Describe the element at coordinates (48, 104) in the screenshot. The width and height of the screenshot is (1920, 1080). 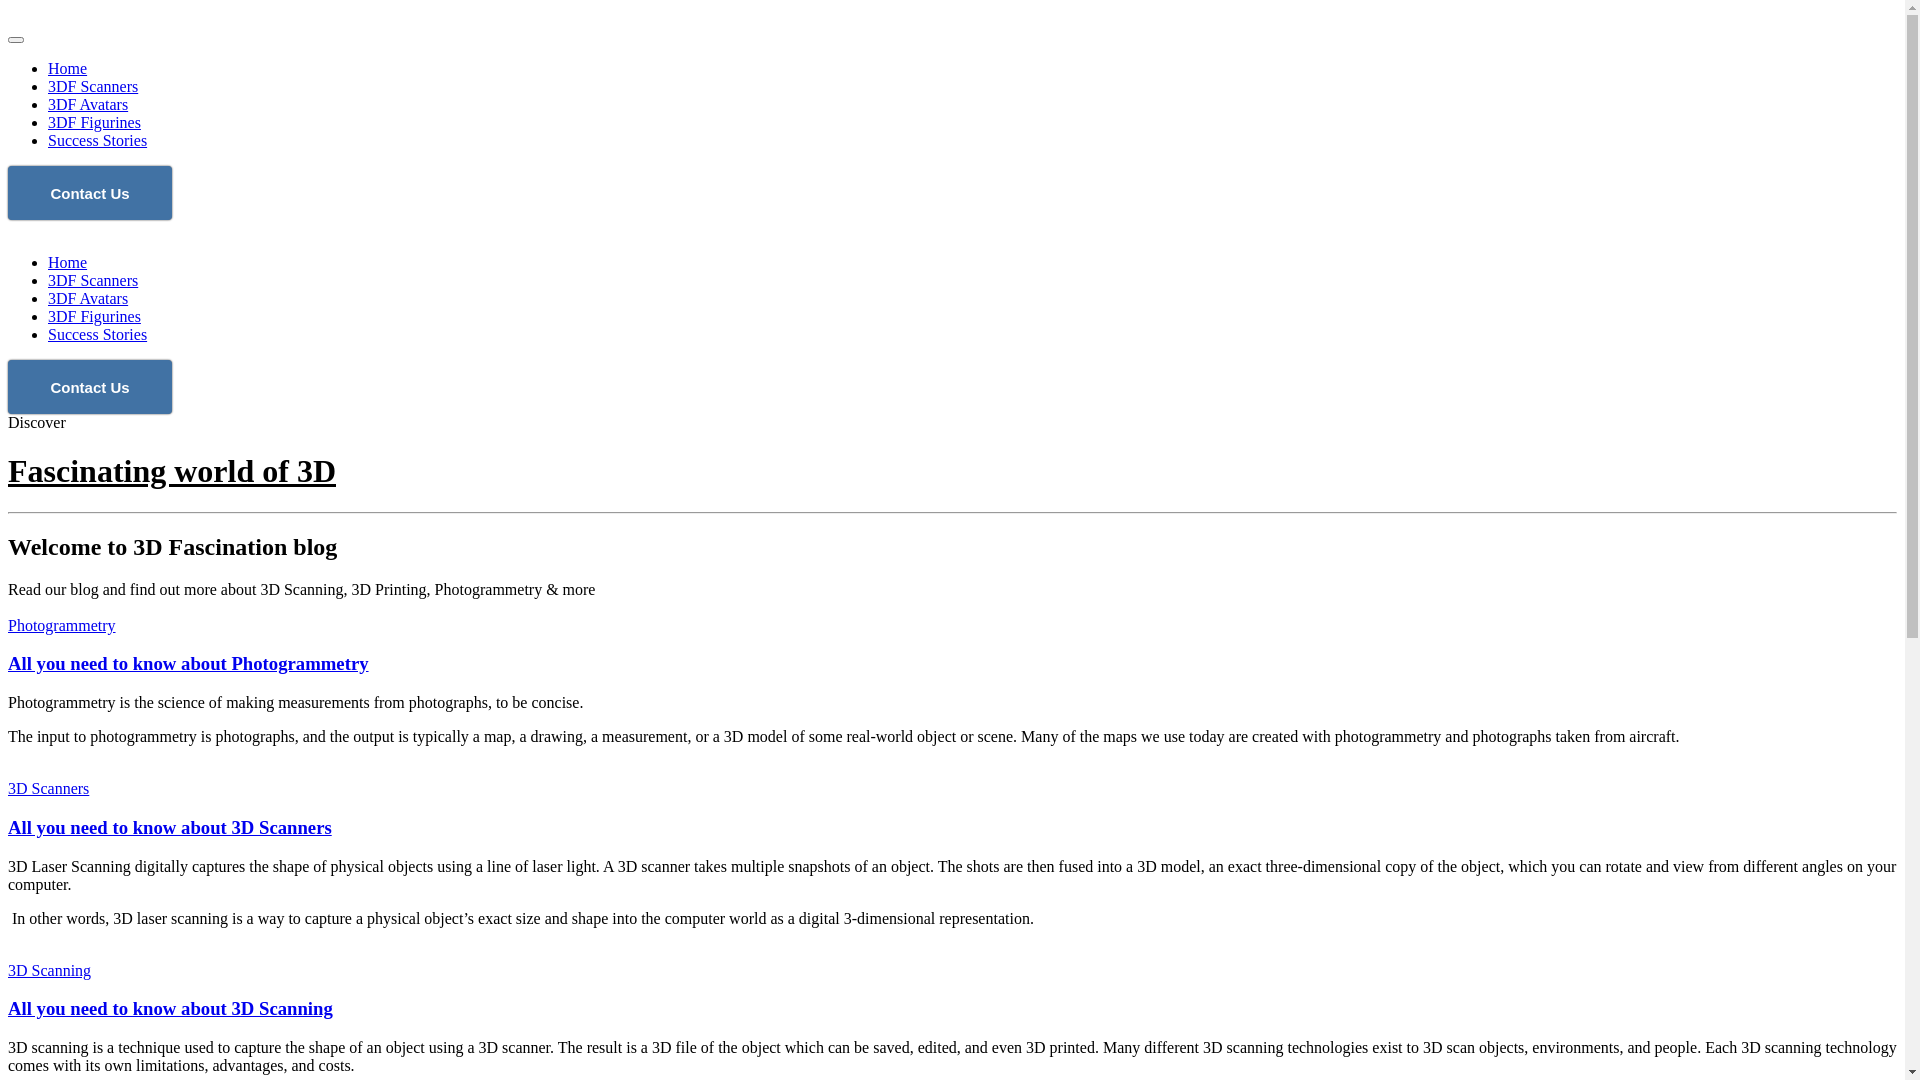
I see `'3DF Avatars'` at that location.